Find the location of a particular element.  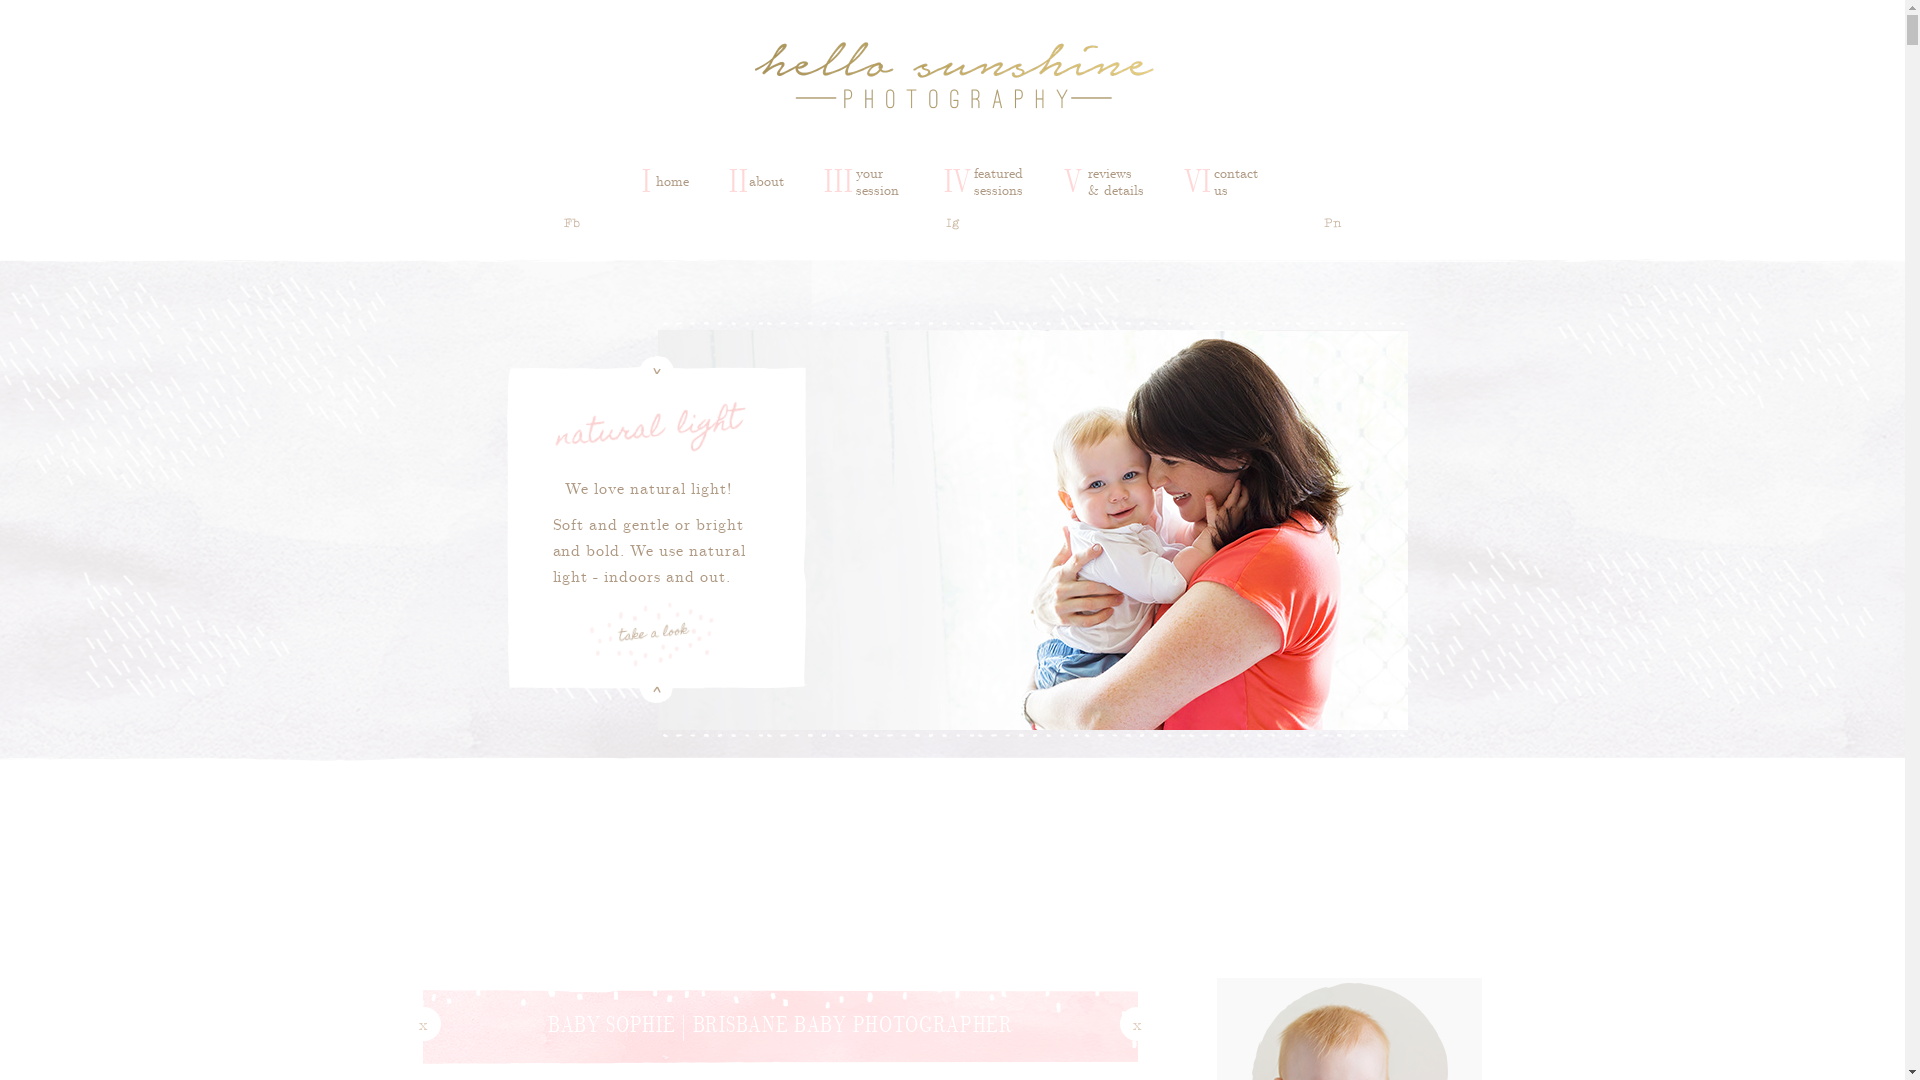

'your session' is located at coordinates (879, 181).